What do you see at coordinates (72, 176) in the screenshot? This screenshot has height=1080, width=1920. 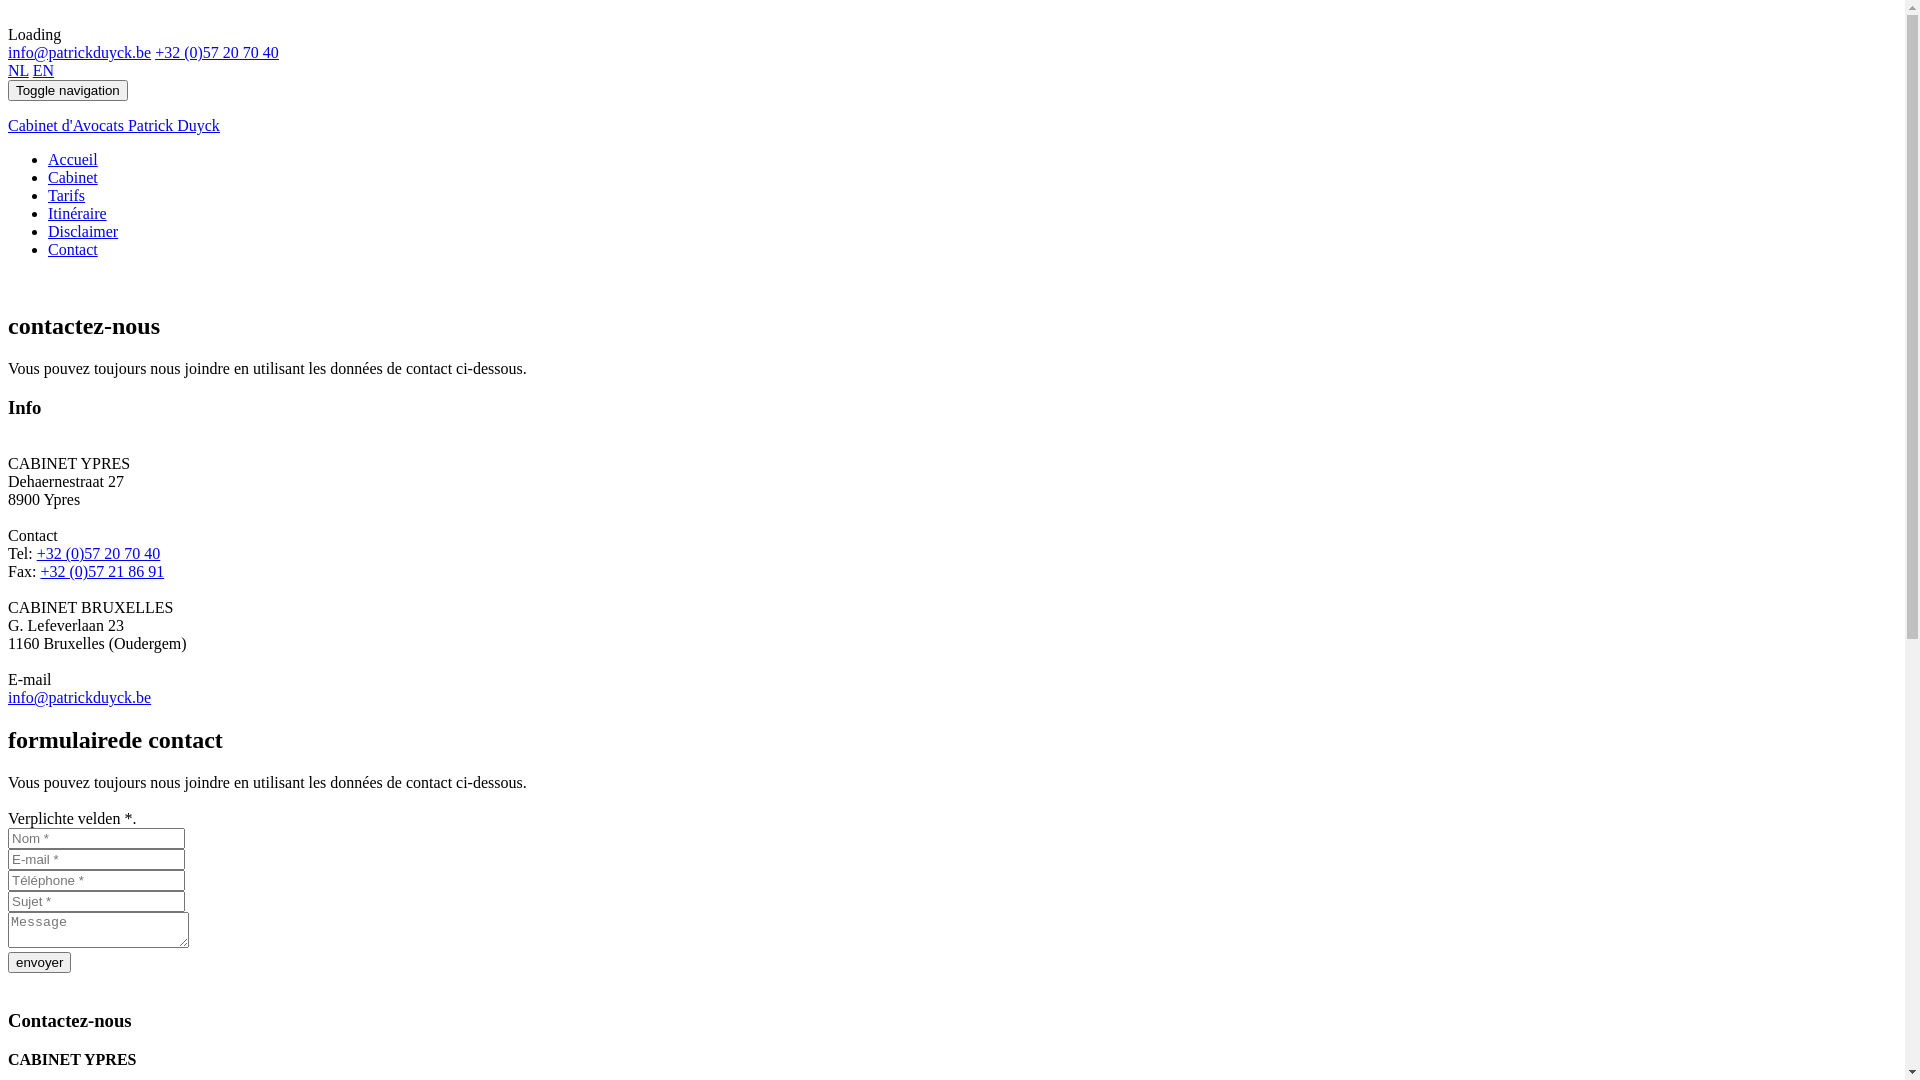 I see `'Cabinet'` at bounding box center [72, 176].